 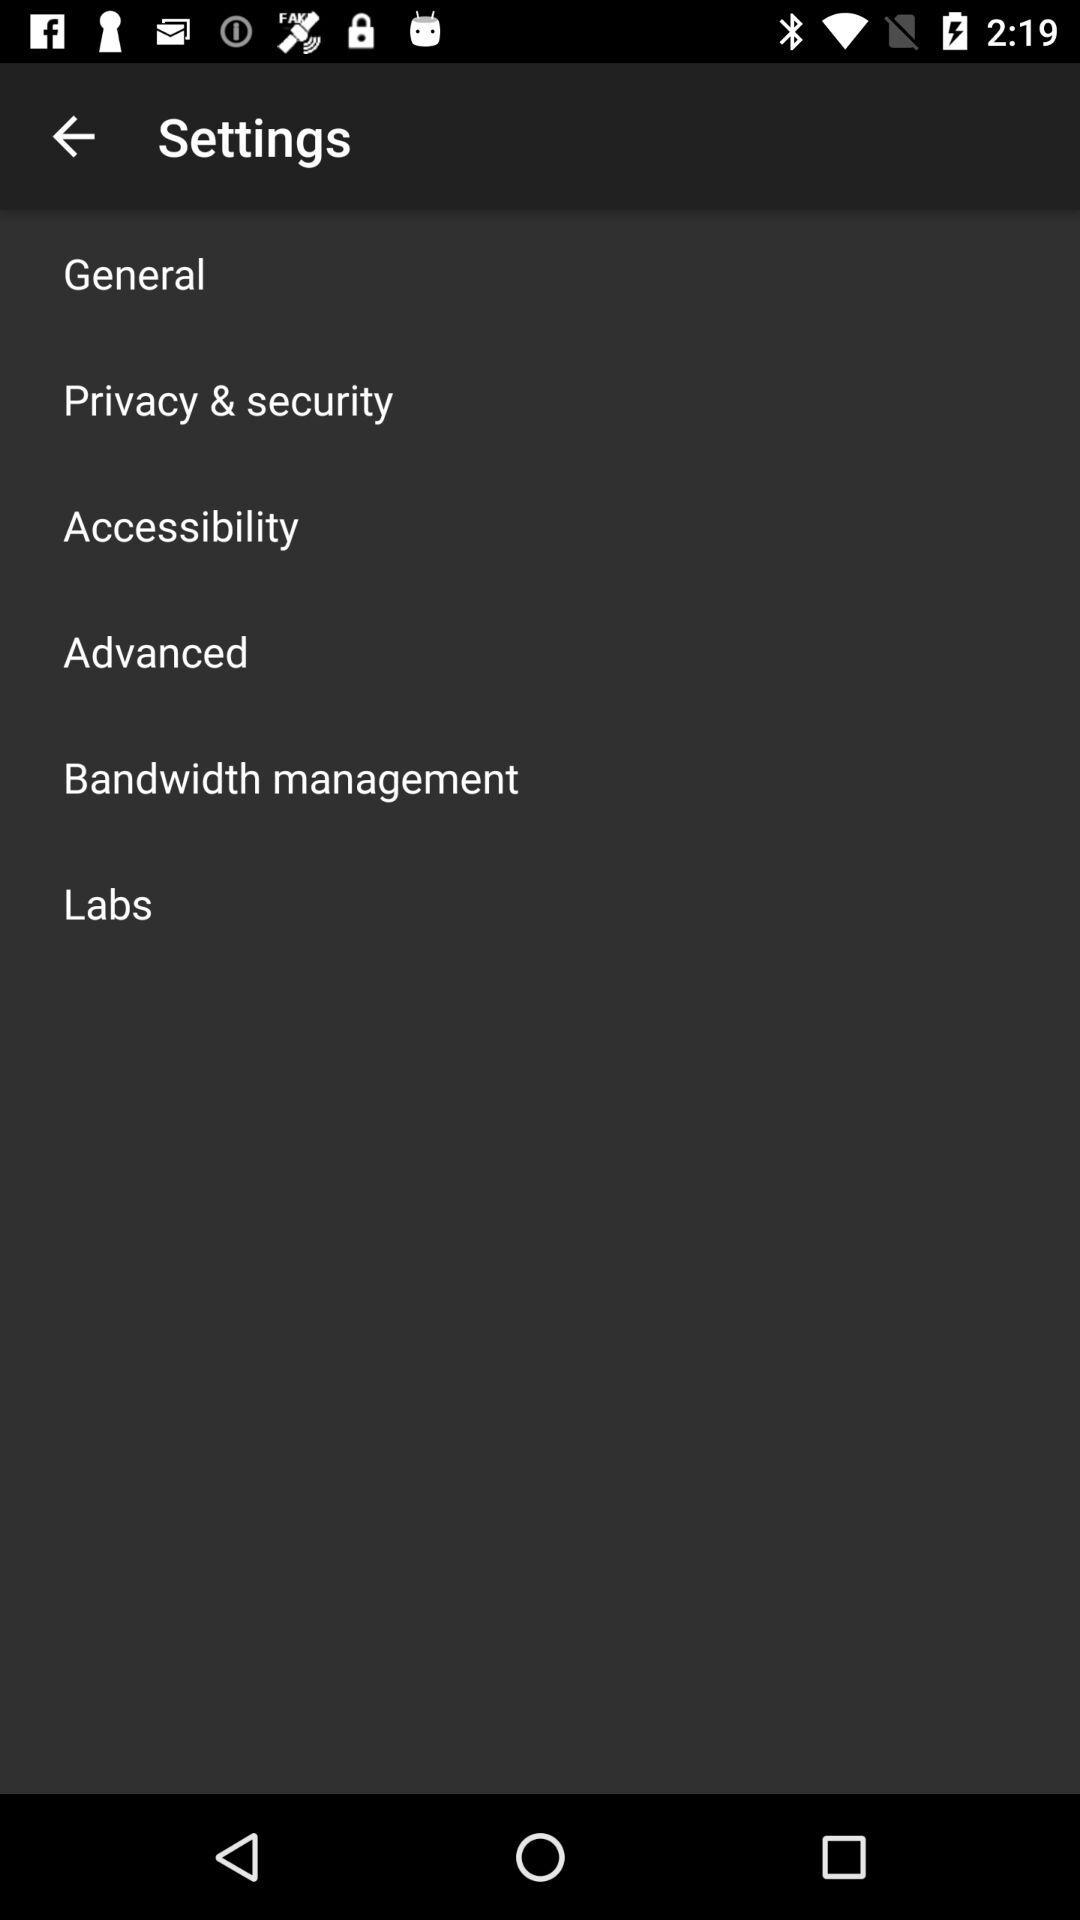 I want to click on the labs icon, so click(x=108, y=901).